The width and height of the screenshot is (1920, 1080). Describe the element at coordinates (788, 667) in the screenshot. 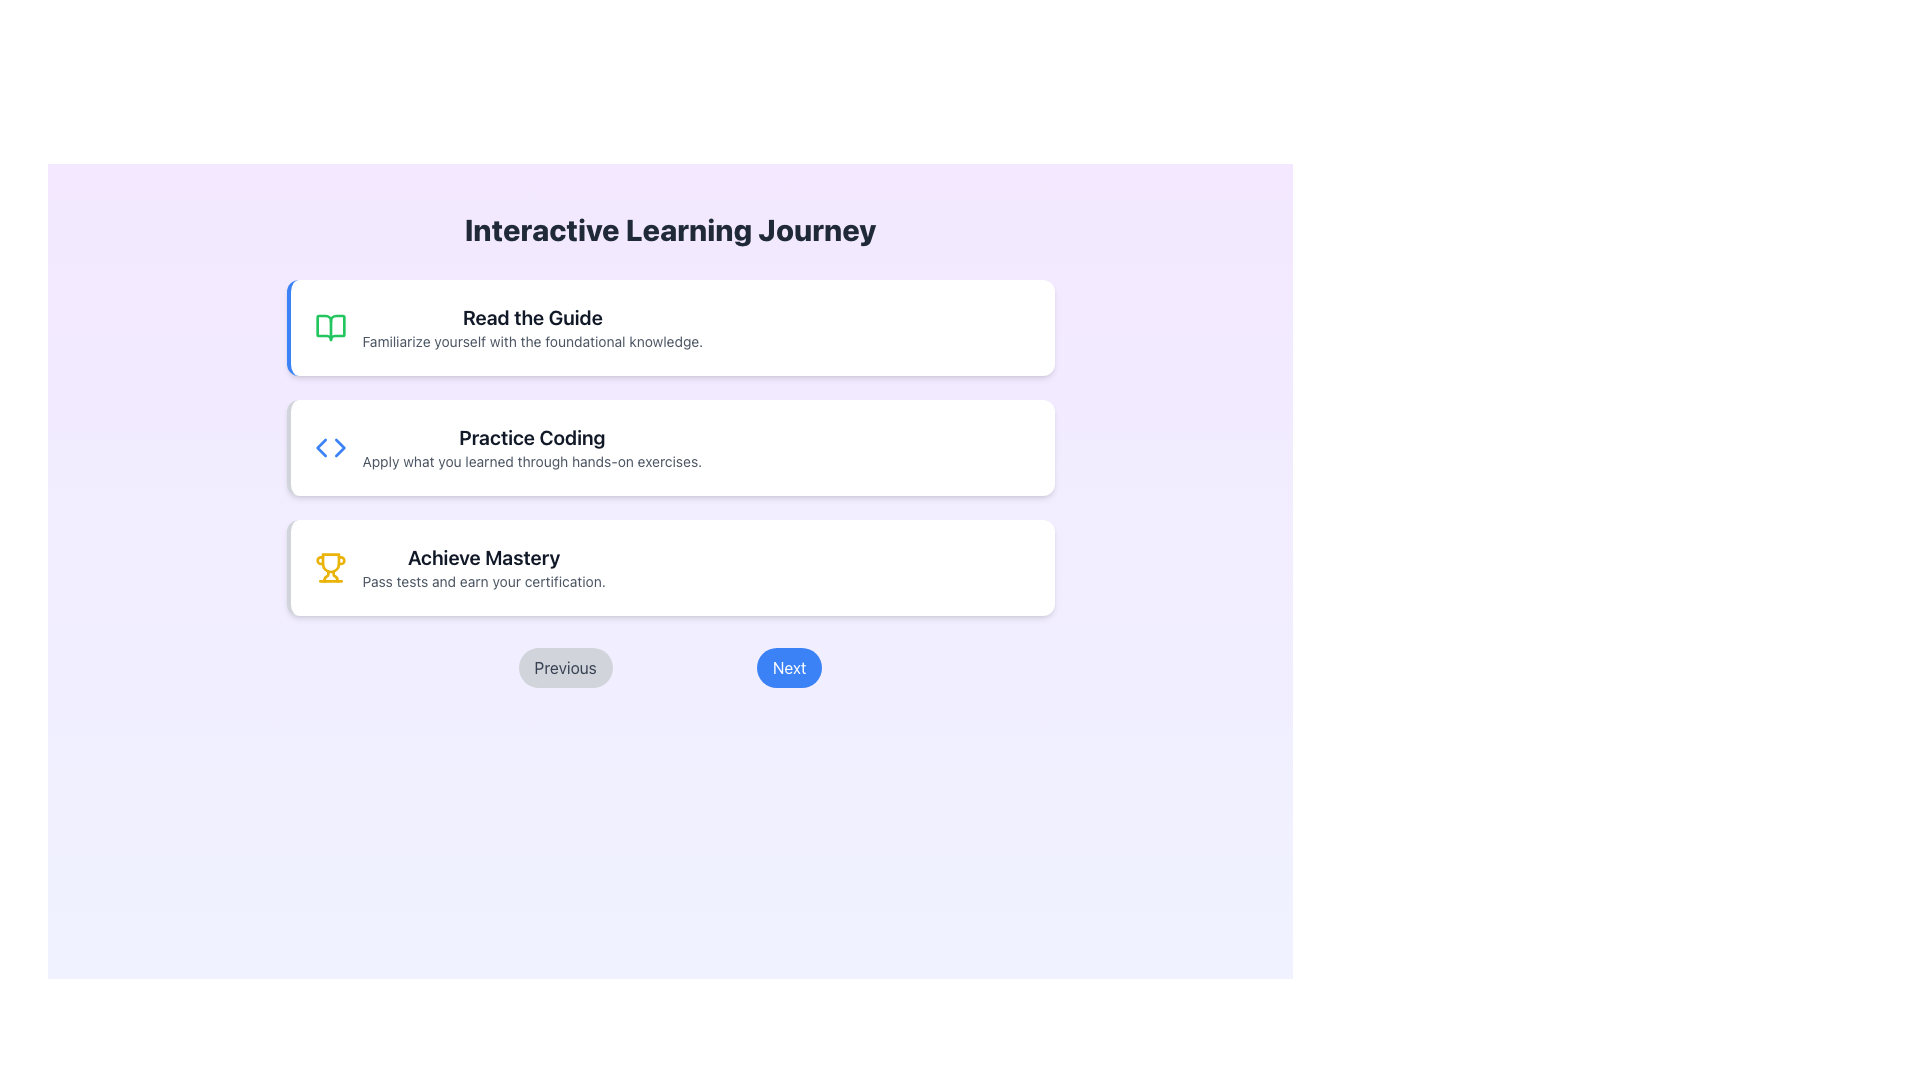

I see `the blue oval-shaped 'Next' button with white text` at that location.